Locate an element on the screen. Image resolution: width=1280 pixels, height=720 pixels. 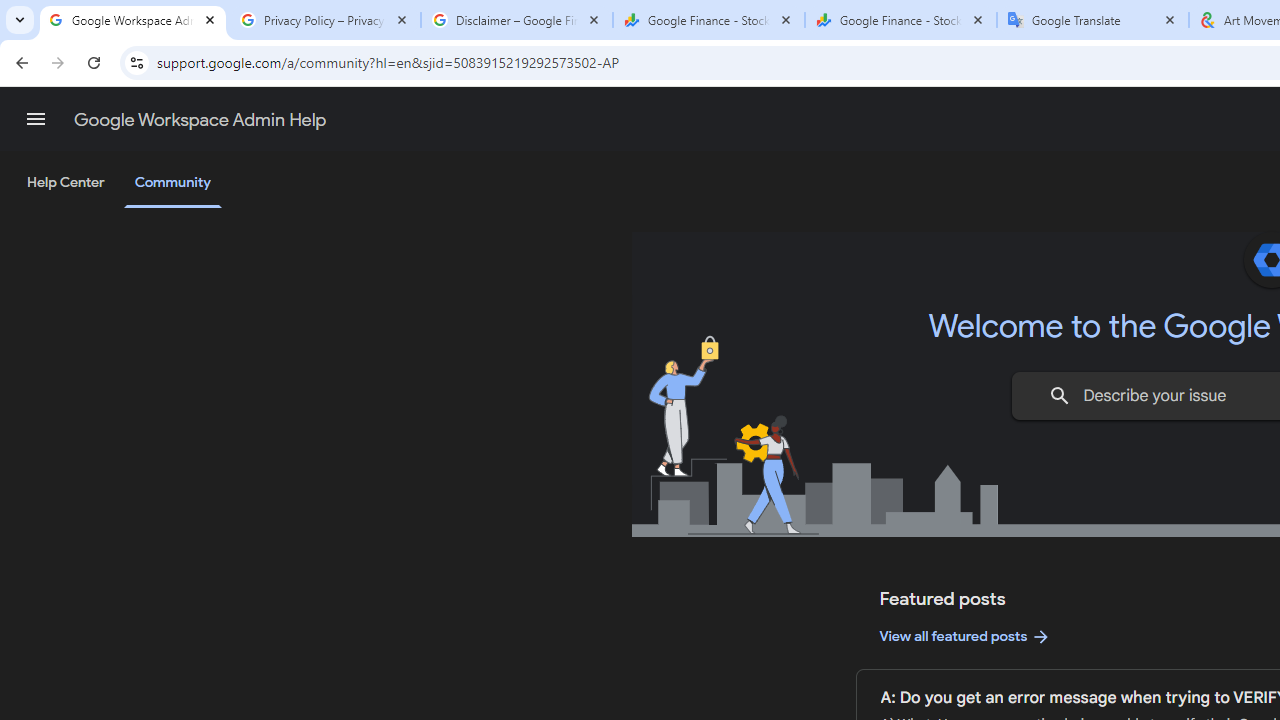
'Google Workspace Admin Community' is located at coordinates (132, 20).